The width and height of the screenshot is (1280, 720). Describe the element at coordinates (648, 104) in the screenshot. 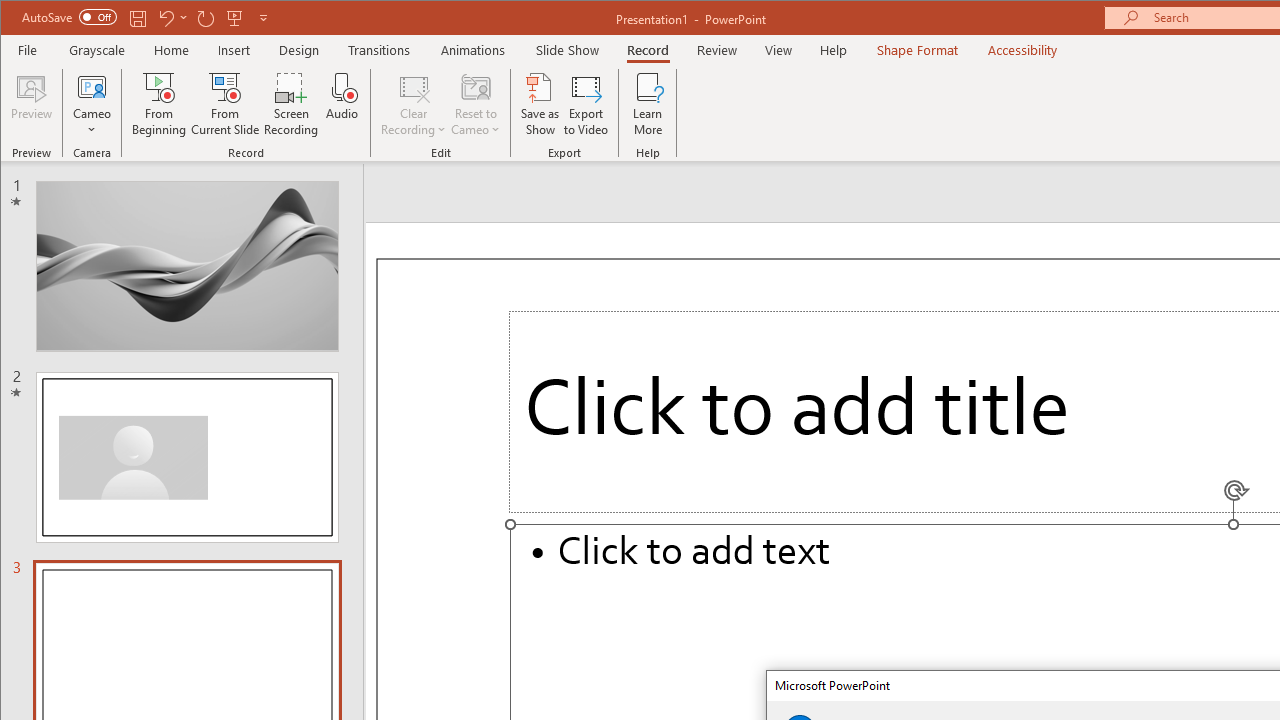

I see `'Learn More'` at that location.